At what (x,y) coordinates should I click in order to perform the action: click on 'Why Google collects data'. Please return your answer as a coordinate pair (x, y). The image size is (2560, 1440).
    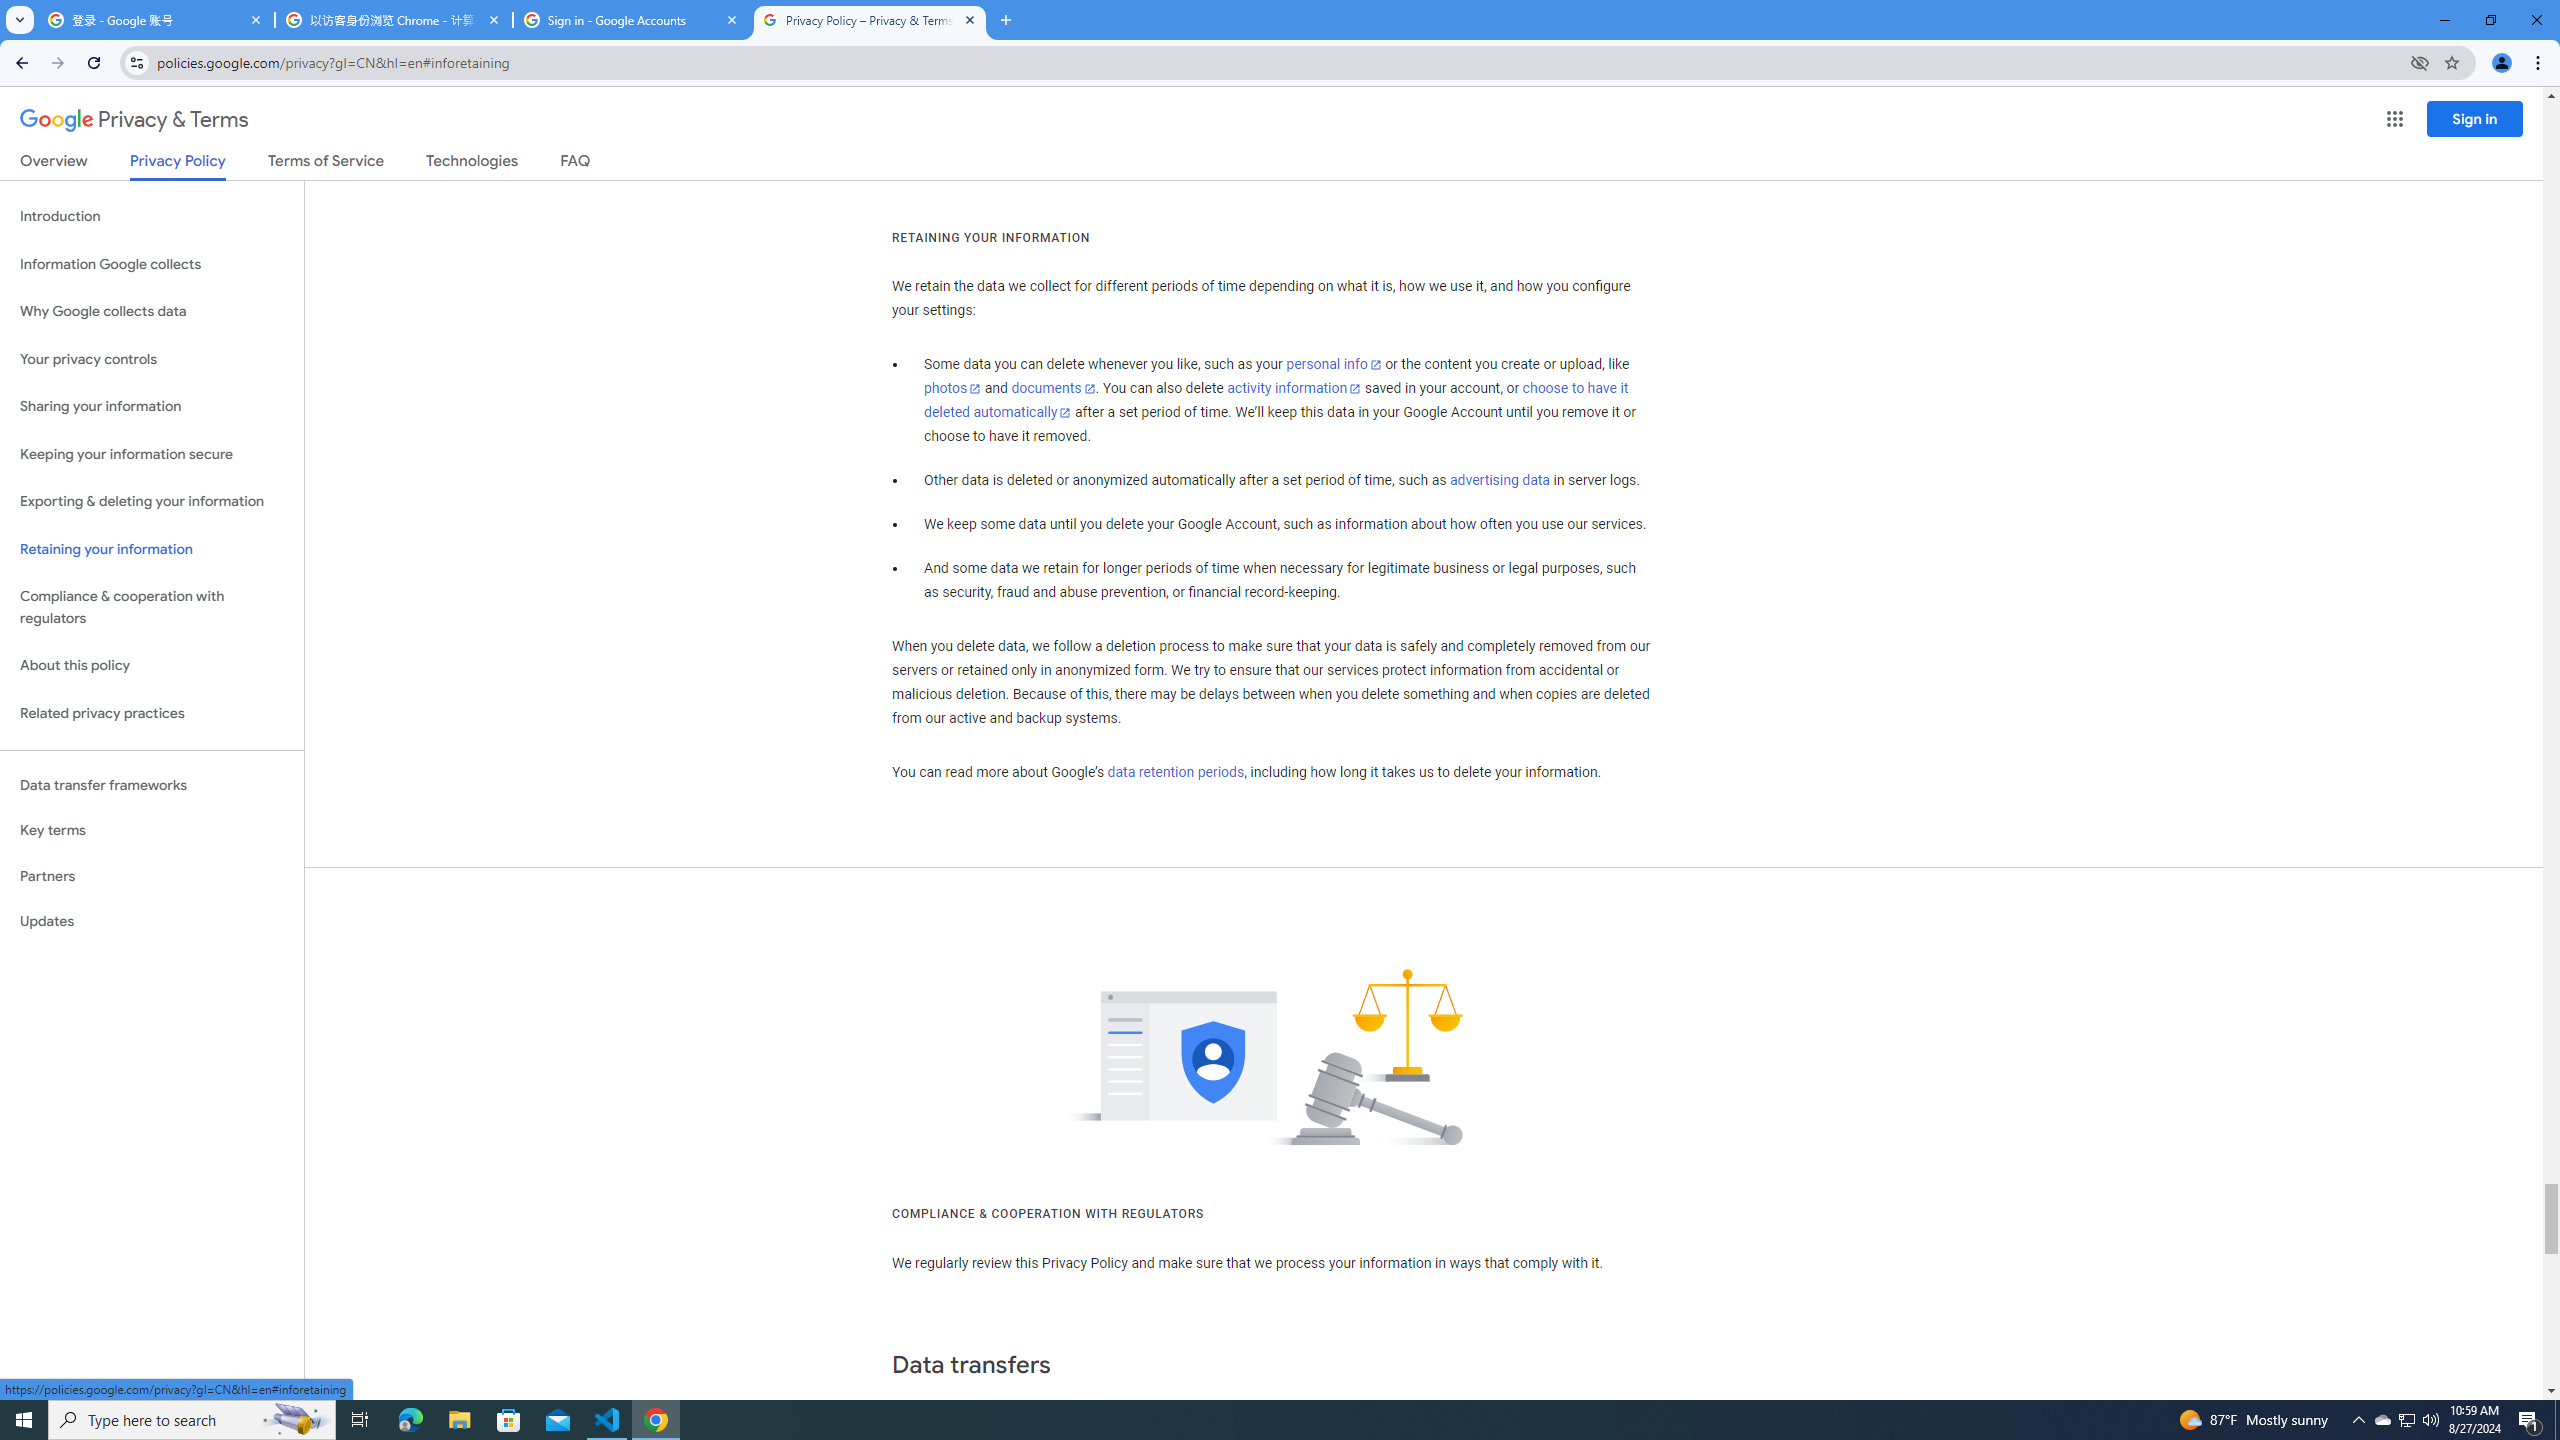
    Looking at the image, I should click on (151, 310).